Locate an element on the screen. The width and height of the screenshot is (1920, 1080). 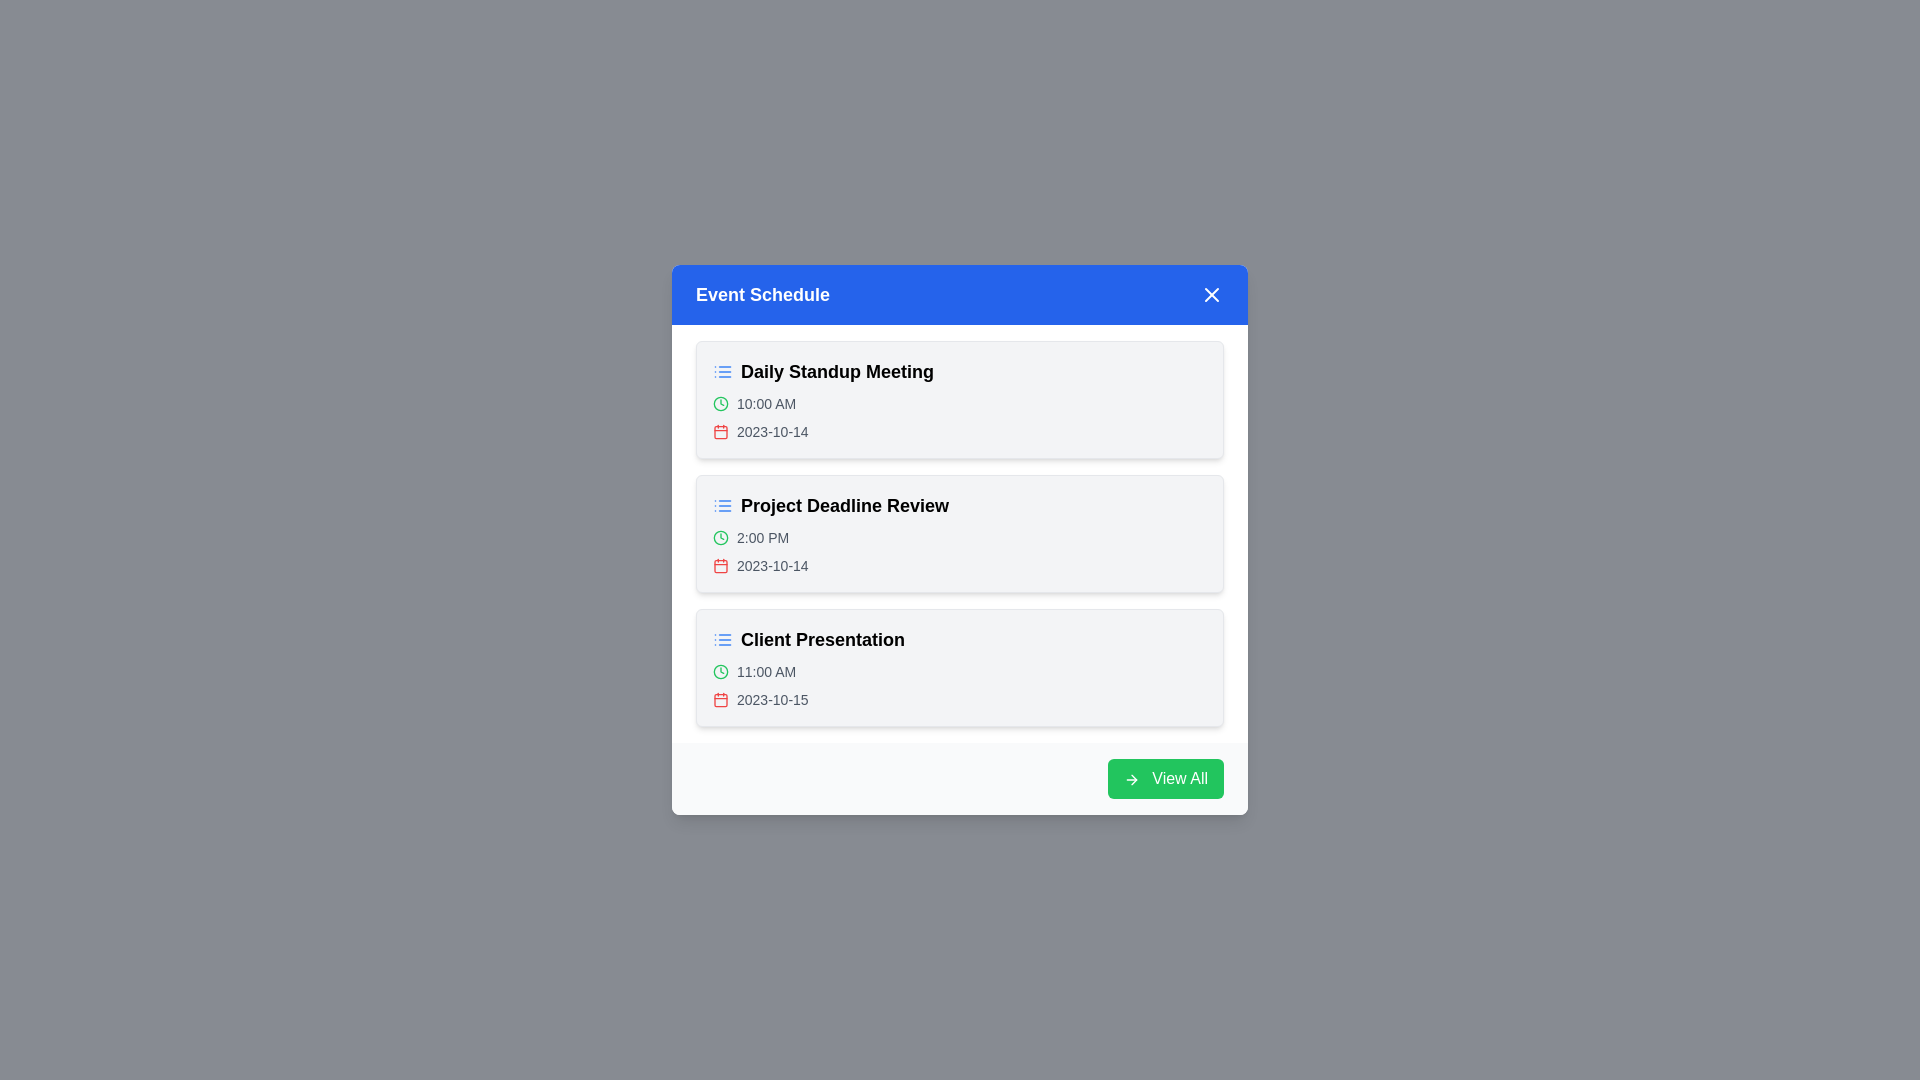
the Icon indicating the scheduled event time of '11:00 AM', located in the 'Client Presentation' section of the event schedule, next to the time description is located at coordinates (720, 671).